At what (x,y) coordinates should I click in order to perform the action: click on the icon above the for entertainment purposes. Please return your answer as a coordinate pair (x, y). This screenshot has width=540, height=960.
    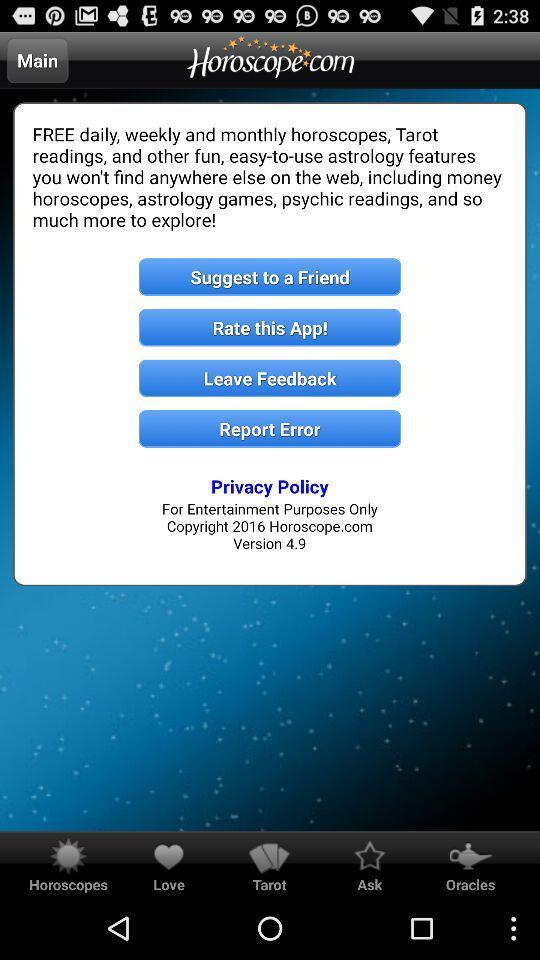
    Looking at the image, I should click on (270, 485).